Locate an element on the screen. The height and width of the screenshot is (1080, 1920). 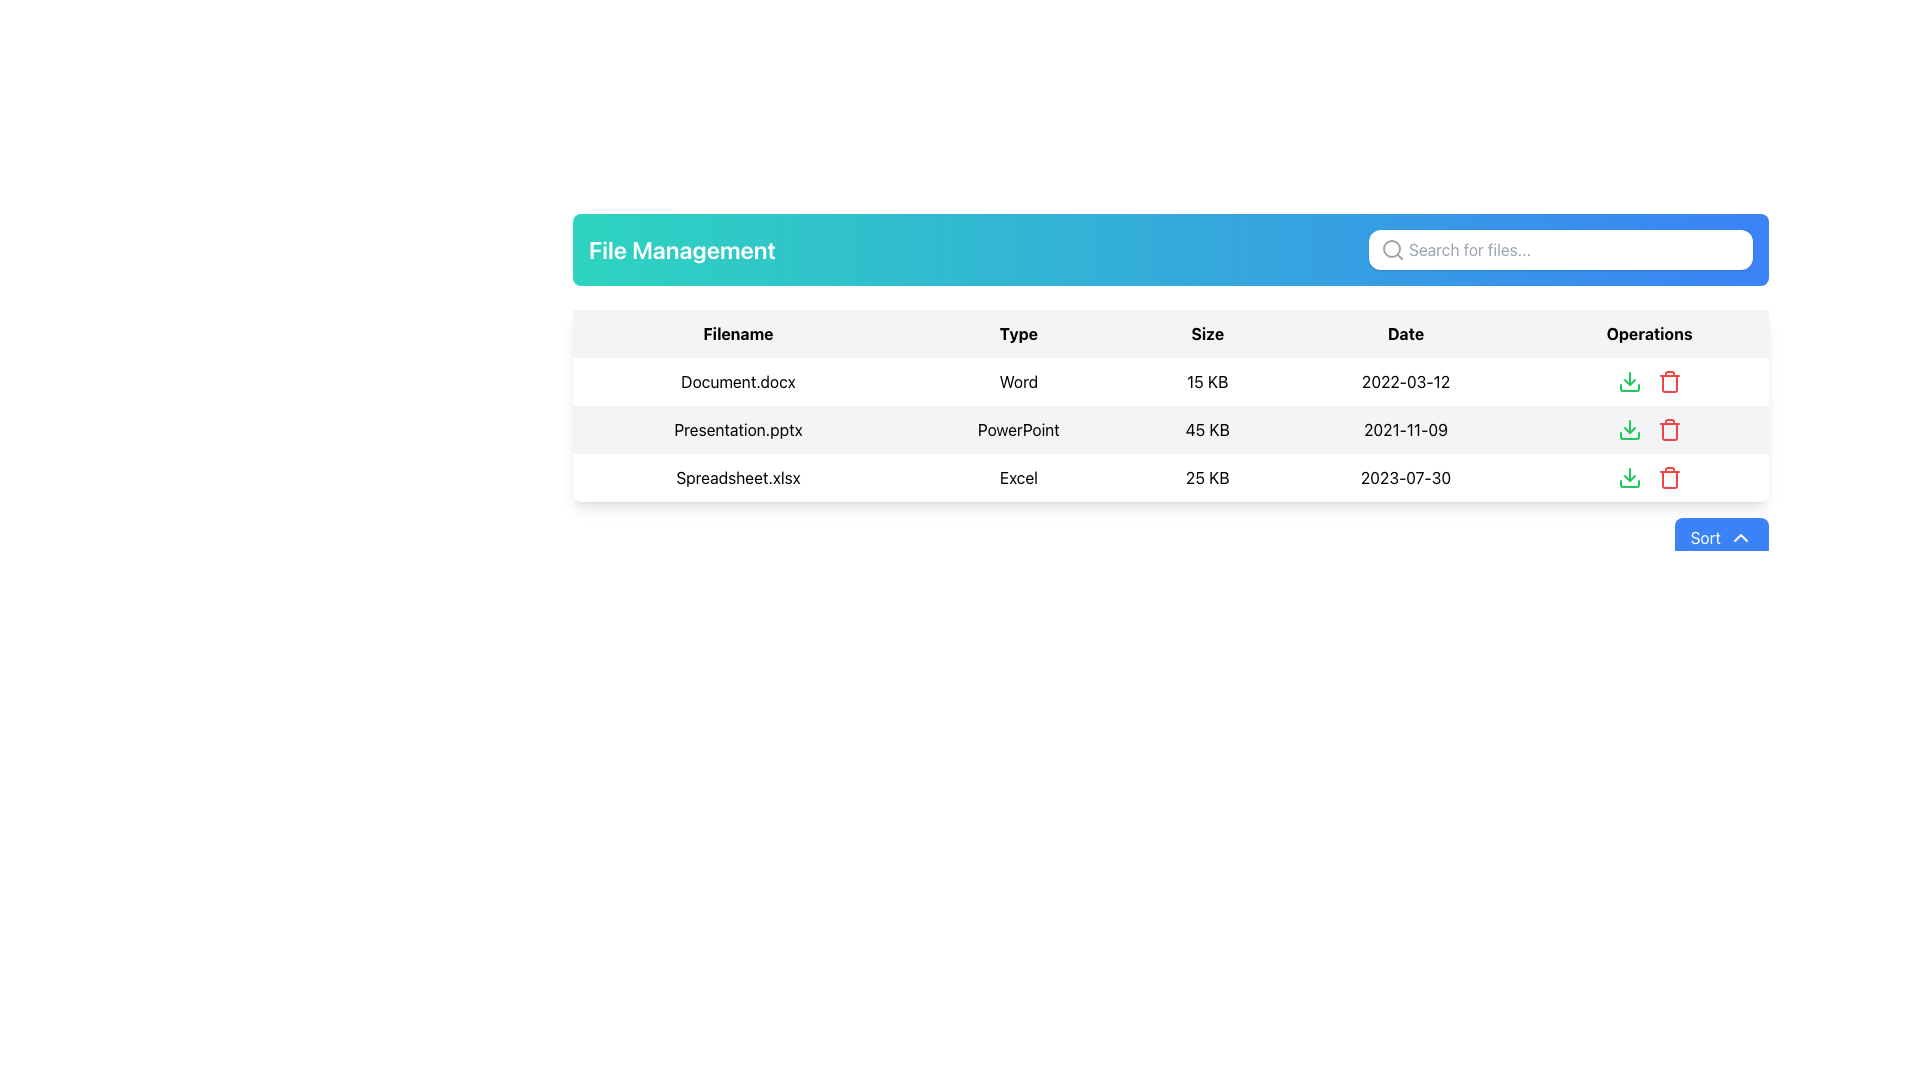
the bold text label reading 'Type', which is the second column header in a five-header table, positioned centrally near the top of the table layout area is located at coordinates (1018, 333).